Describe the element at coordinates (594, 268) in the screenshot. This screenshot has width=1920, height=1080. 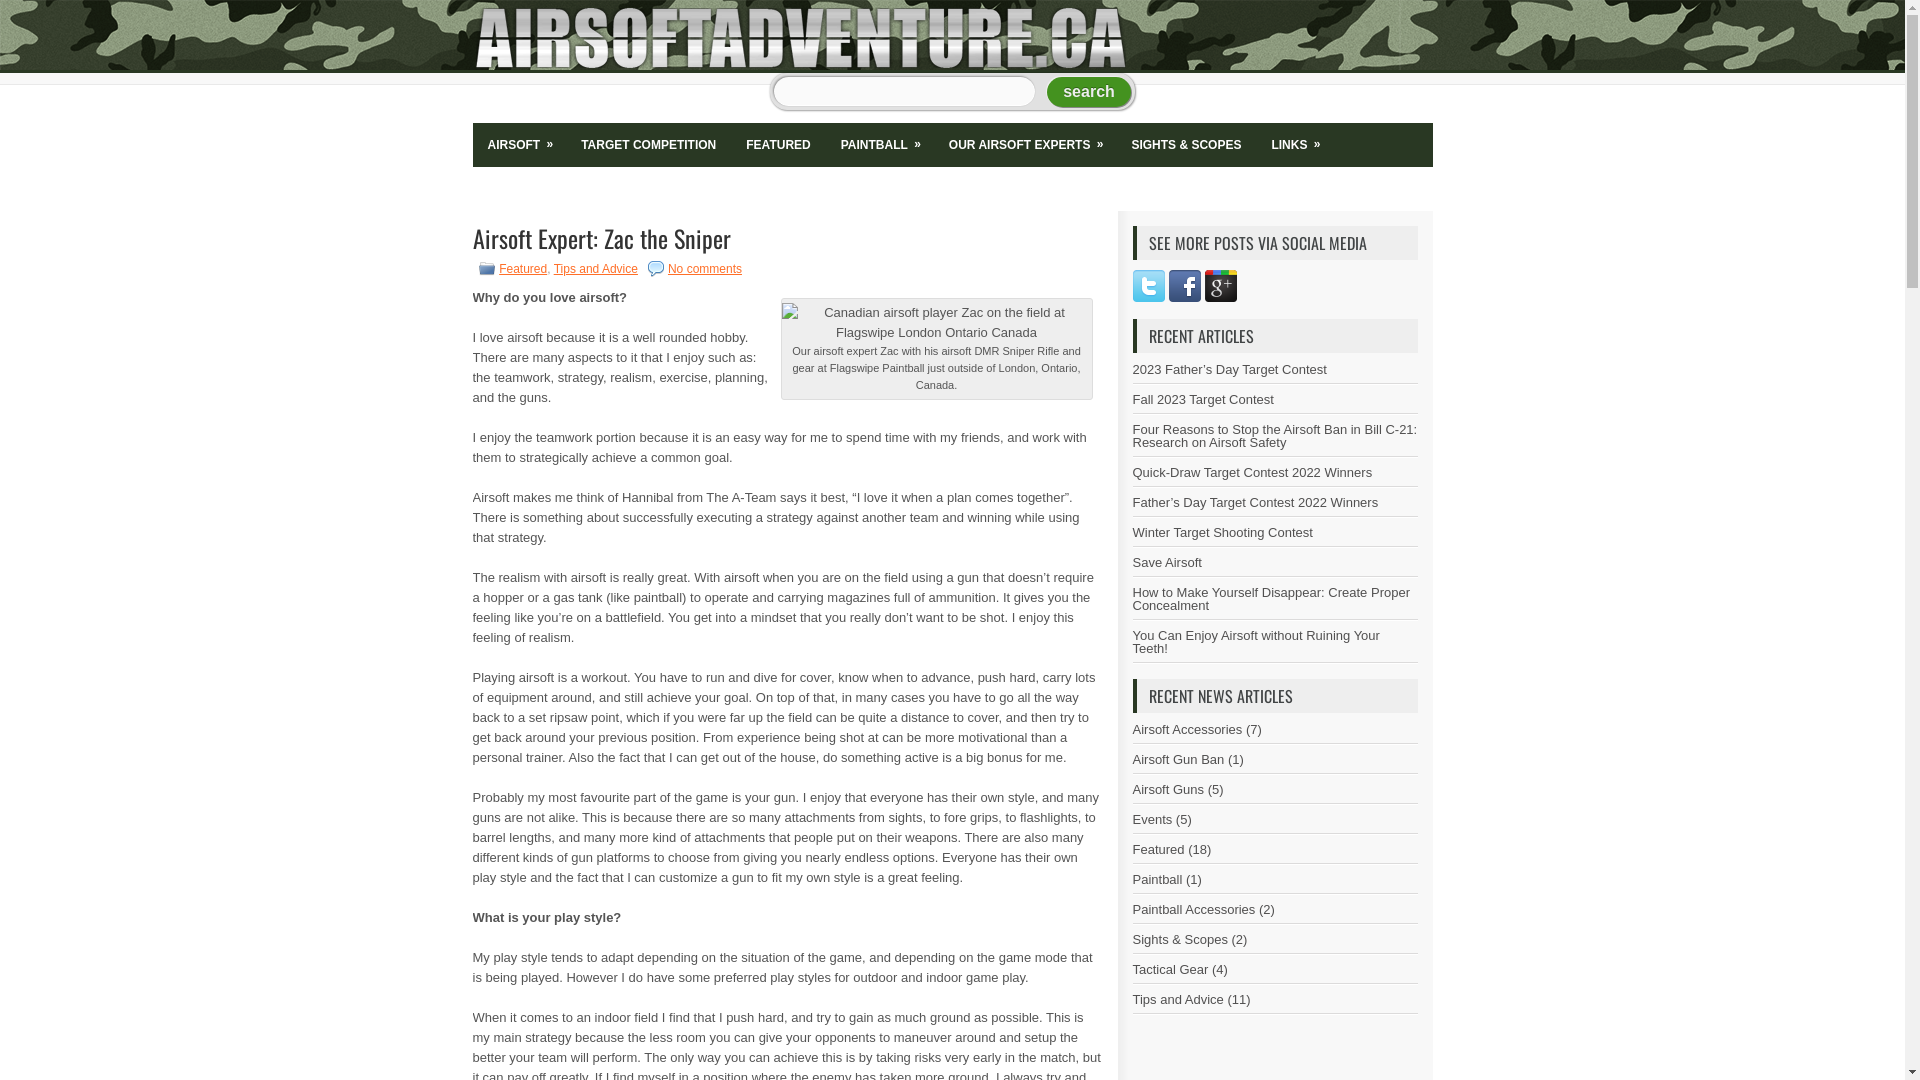
I see `'Tips and Advice'` at that location.